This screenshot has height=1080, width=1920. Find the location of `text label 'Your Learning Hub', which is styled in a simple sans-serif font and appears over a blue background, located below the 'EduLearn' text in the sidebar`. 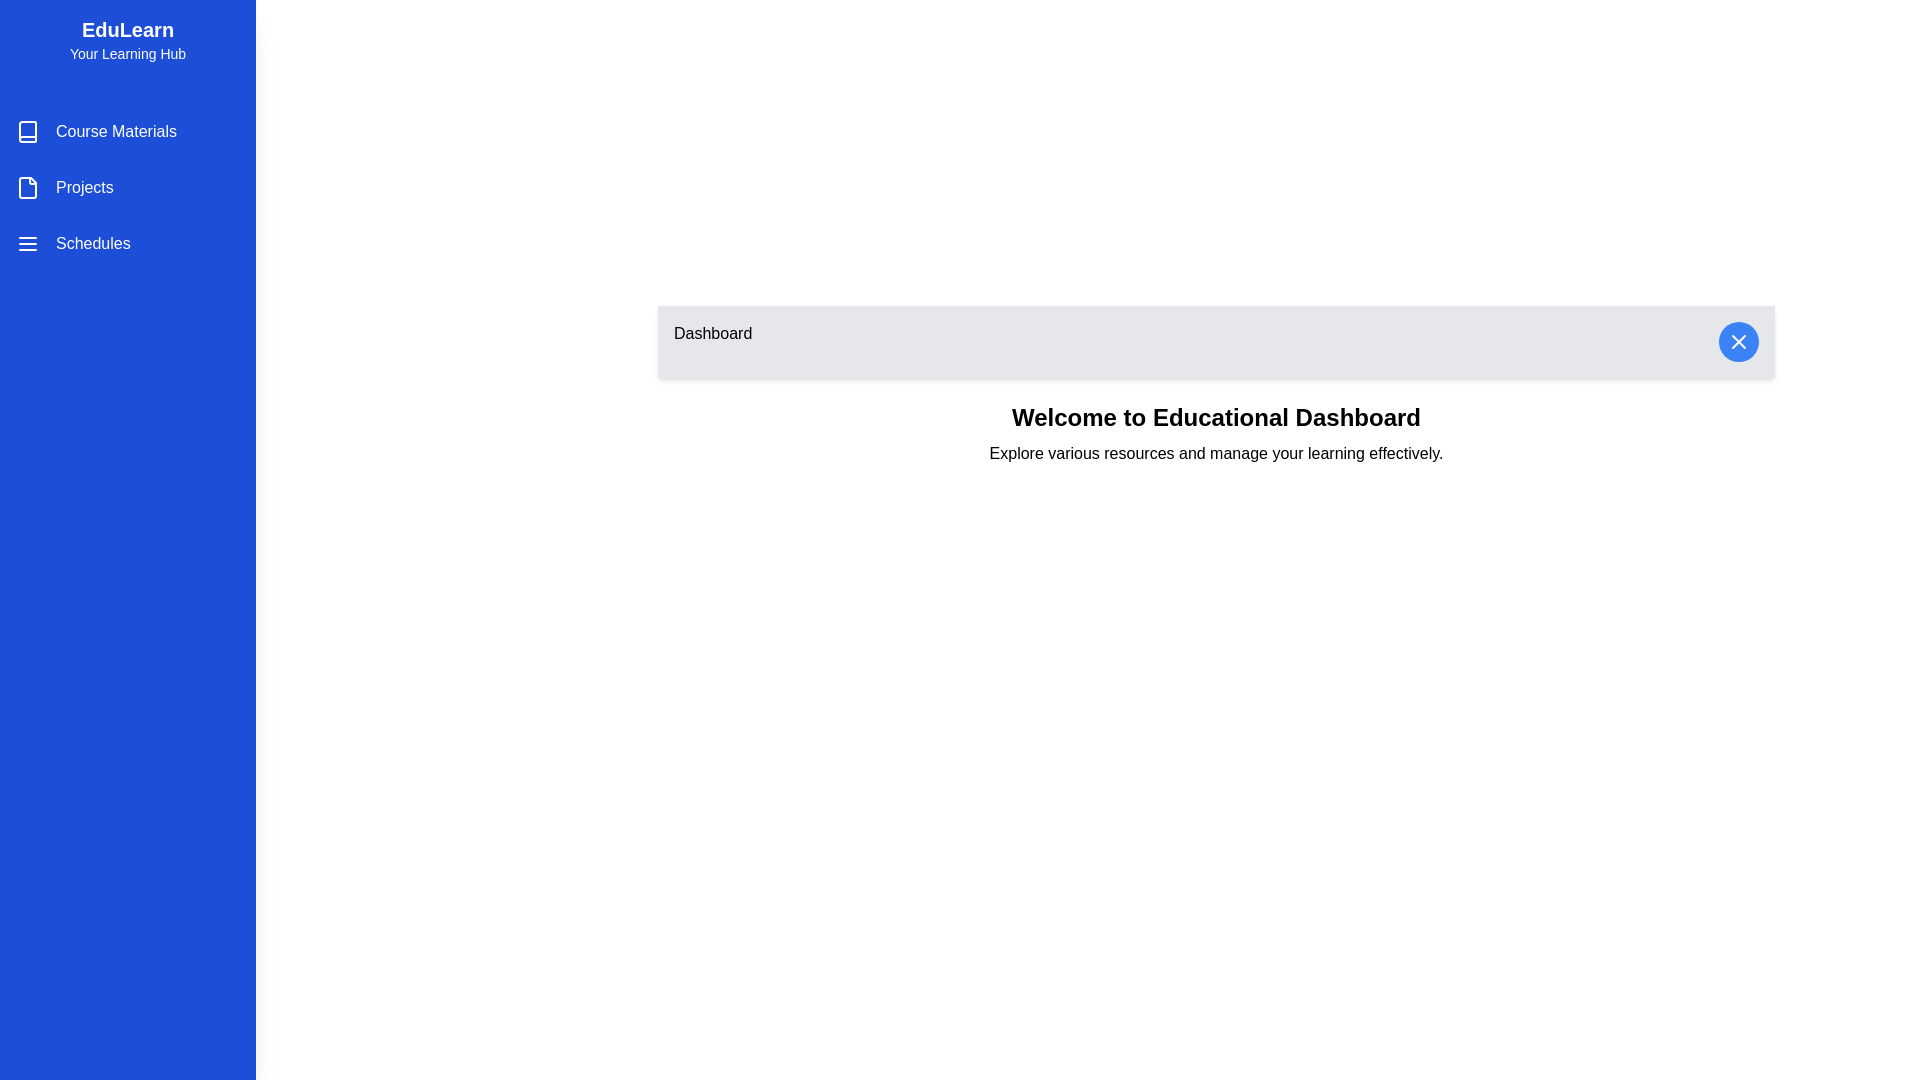

text label 'Your Learning Hub', which is styled in a simple sans-serif font and appears over a blue background, located below the 'EduLearn' text in the sidebar is located at coordinates (127, 53).